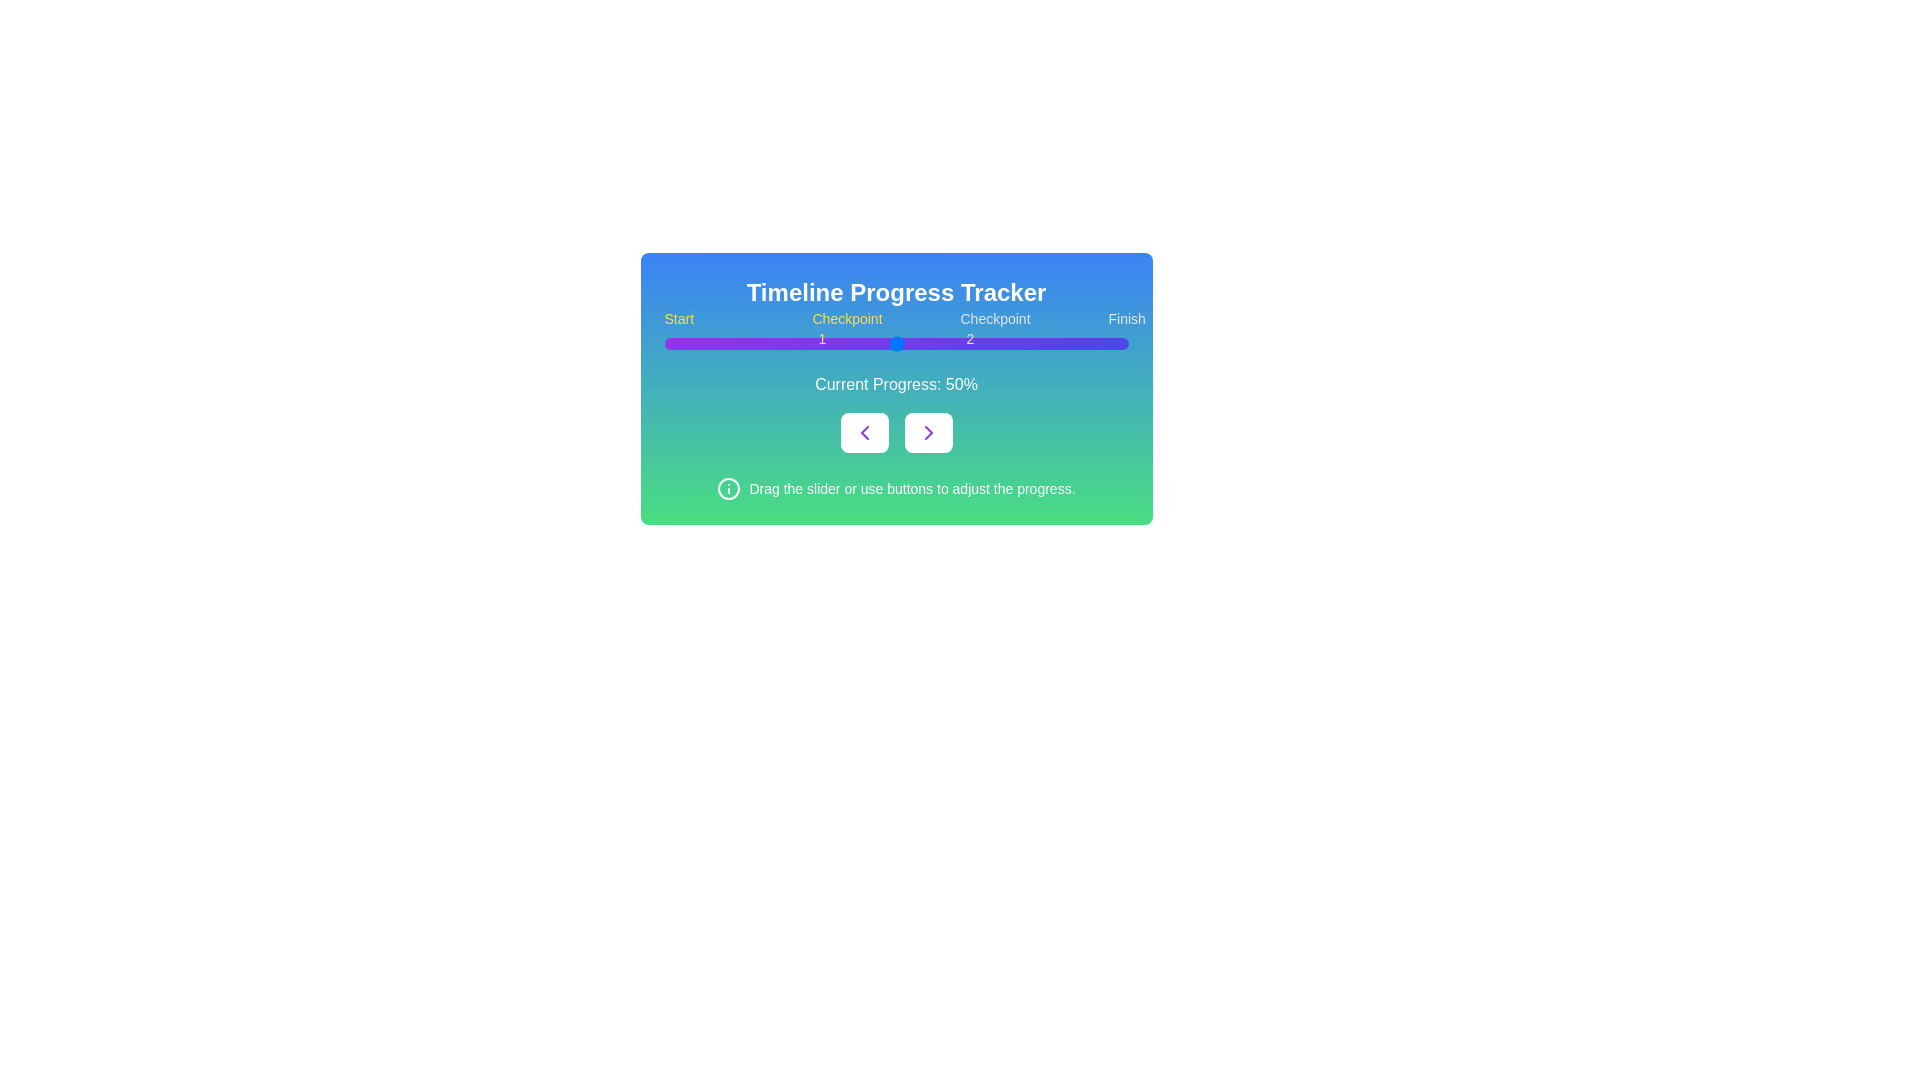 Image resolution: width=1920 pixels, height=1080 pixels. I want to click on progress on the slider, so click(1118, 342).